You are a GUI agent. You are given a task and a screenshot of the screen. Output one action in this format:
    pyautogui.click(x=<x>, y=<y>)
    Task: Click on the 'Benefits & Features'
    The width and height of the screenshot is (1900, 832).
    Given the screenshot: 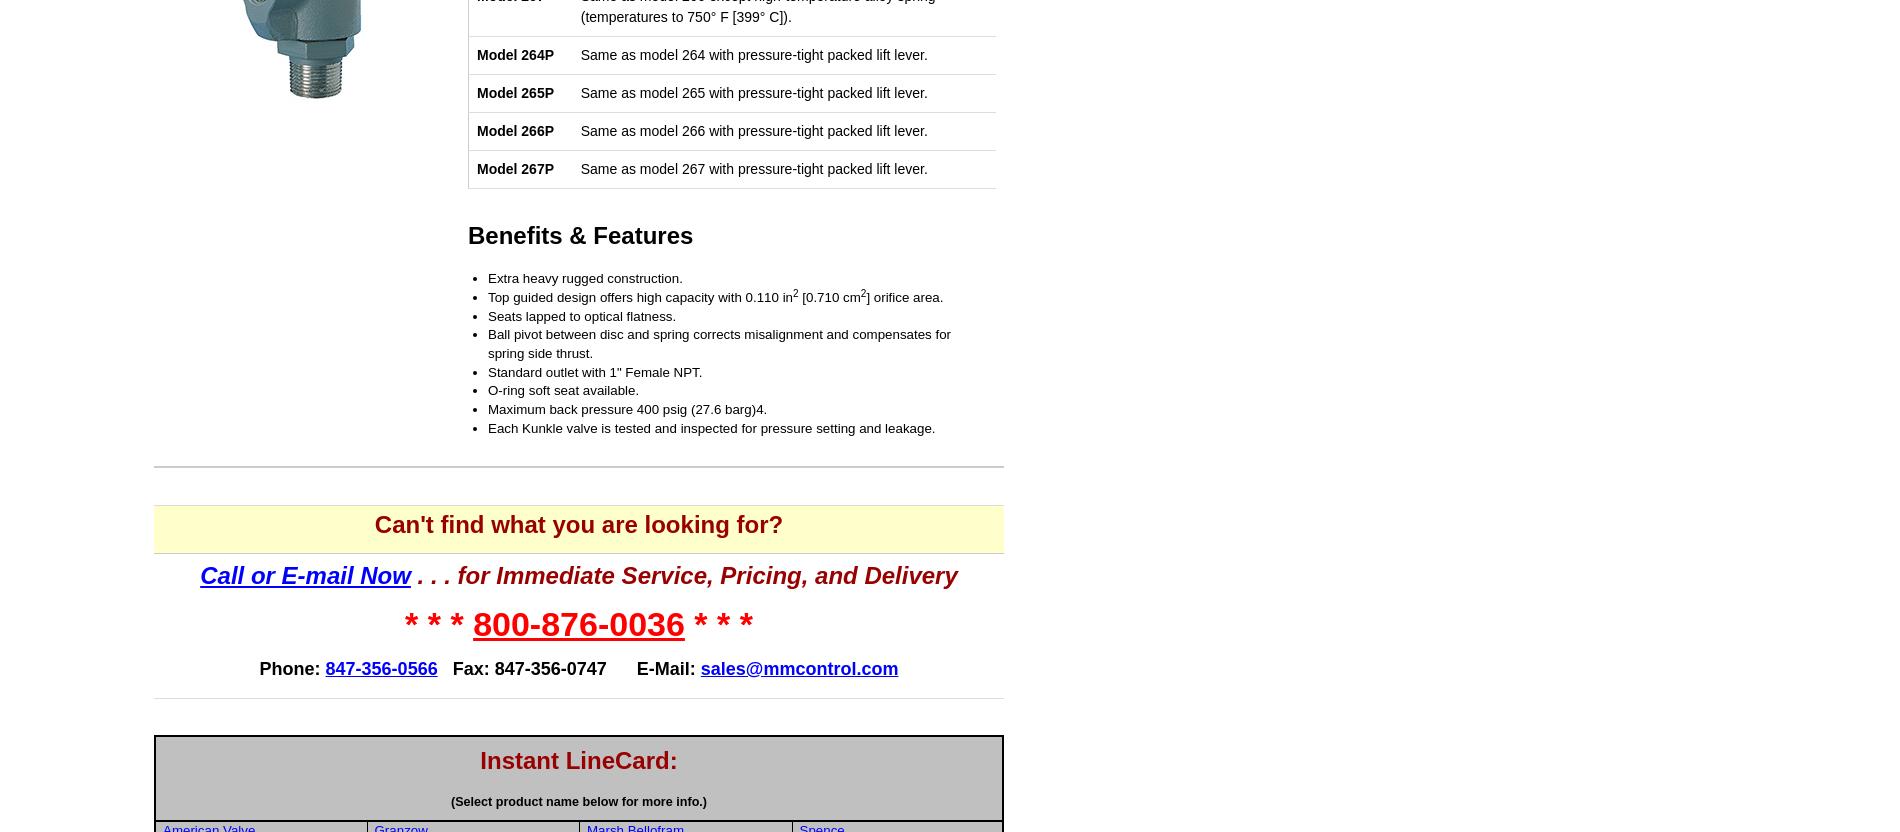 What is the action you would take?
    pyautogui.click(x=580, y=235)
    